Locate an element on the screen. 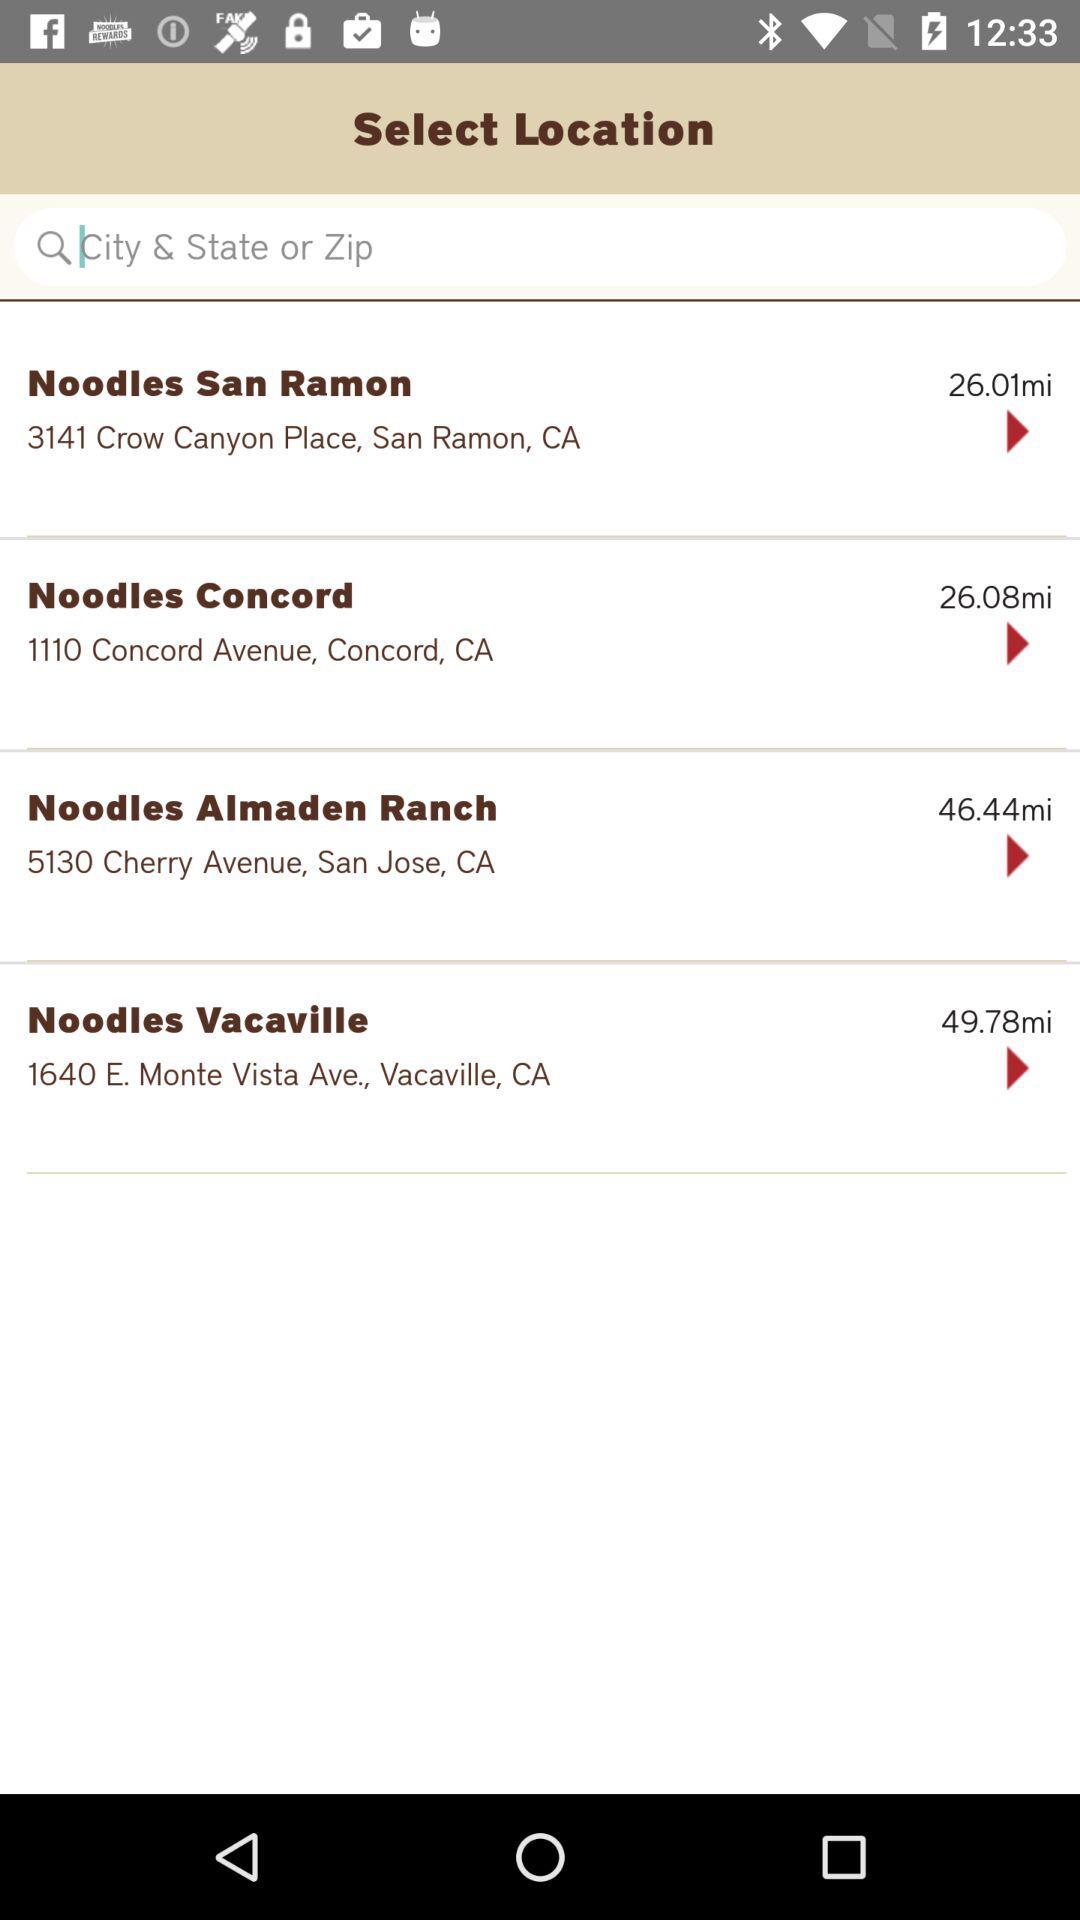 The height and width of the screenshot is (1920, 1080). noodles vacaville  icon is located at coordinates (436, 1018).